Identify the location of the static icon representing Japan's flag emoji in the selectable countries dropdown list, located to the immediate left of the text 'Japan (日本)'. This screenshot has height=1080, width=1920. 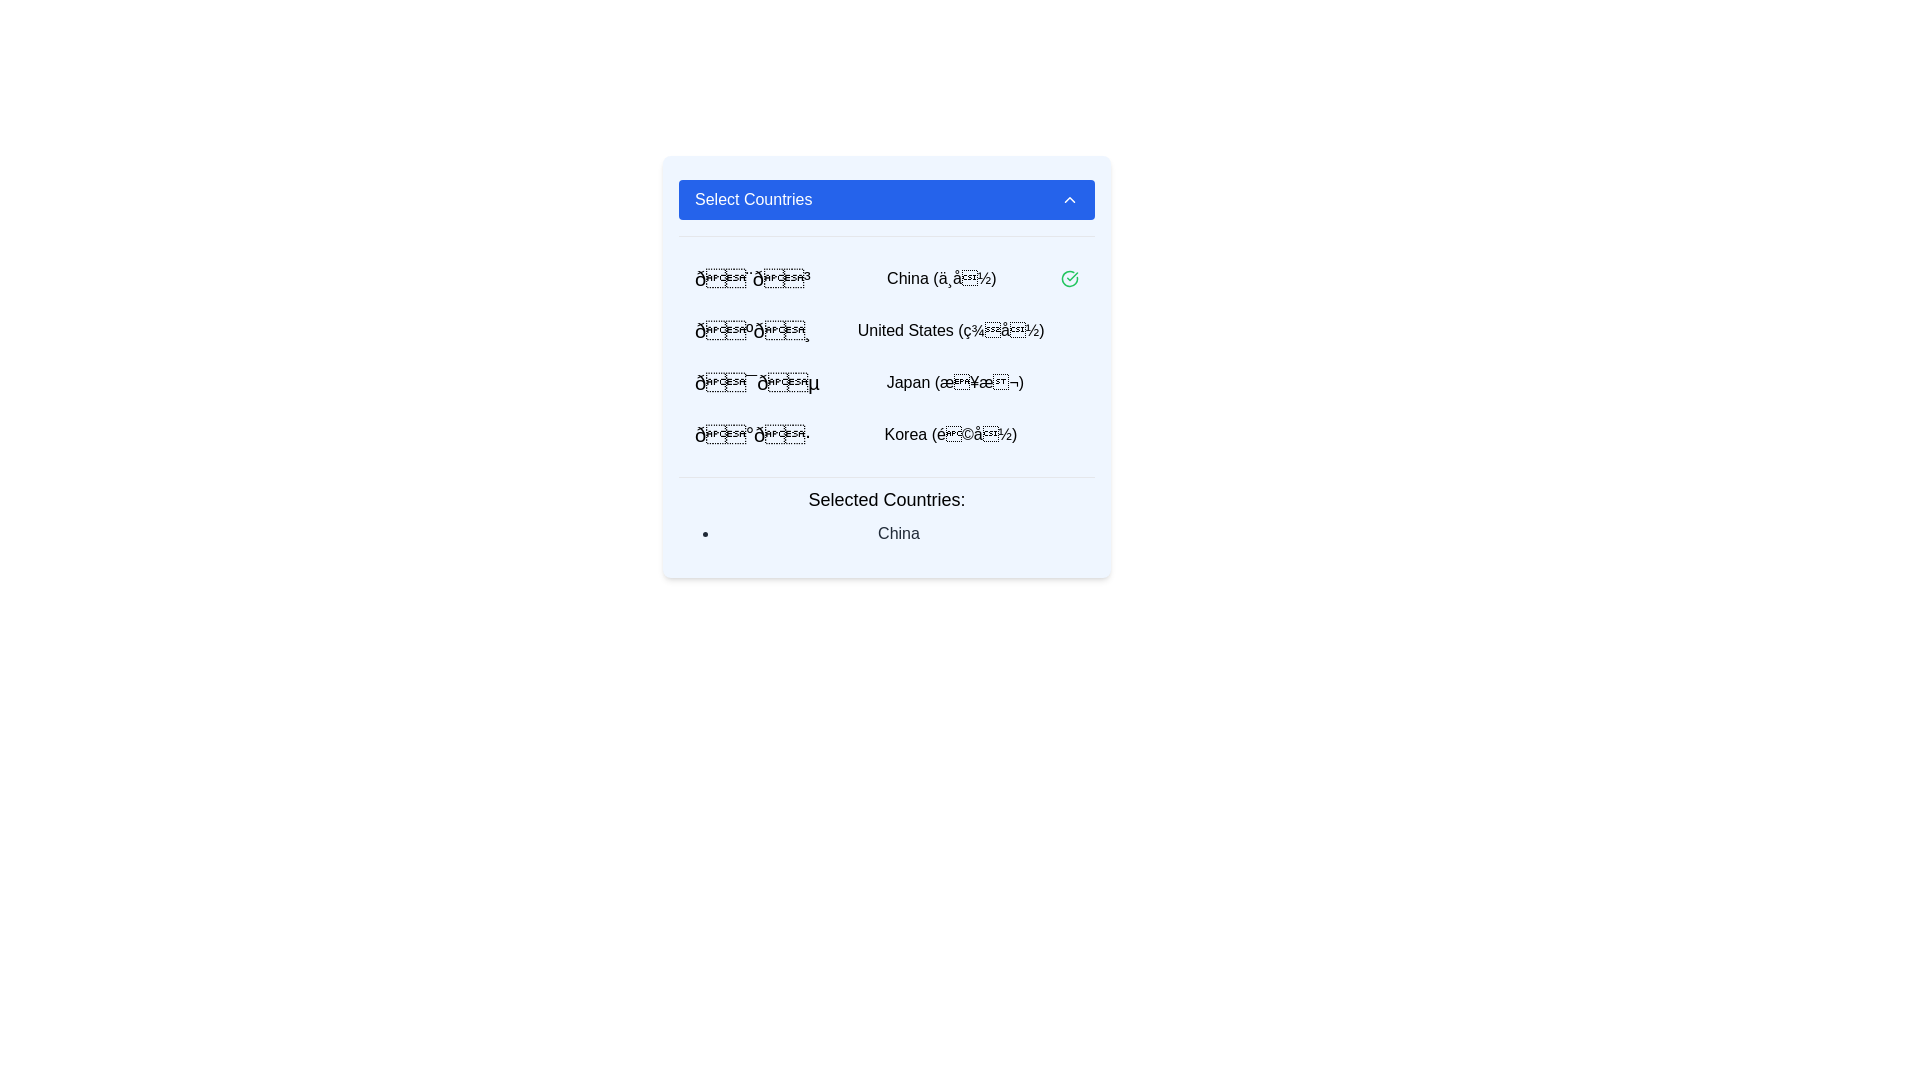
(756, 382).